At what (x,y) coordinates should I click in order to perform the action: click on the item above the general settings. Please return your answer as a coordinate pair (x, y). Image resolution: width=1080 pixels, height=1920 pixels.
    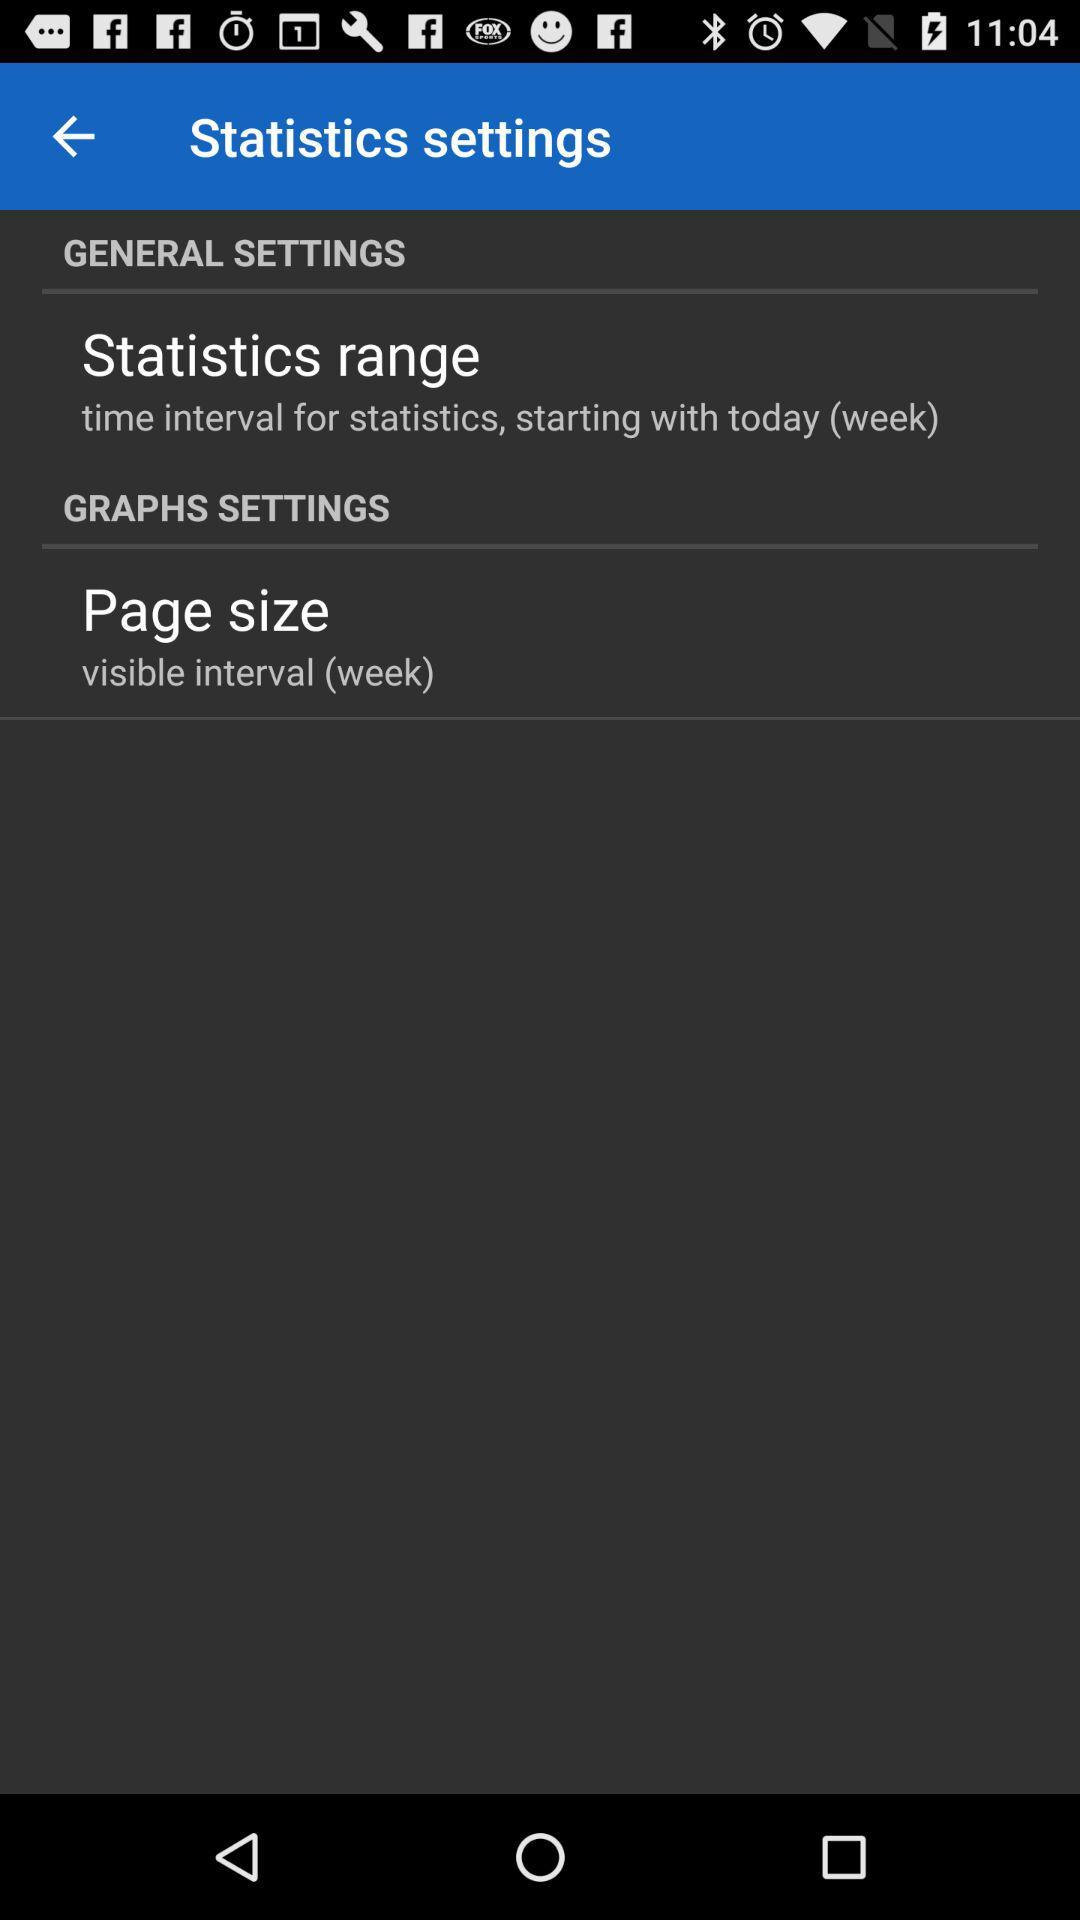
    Looking at the image, I should click on (72, 135).